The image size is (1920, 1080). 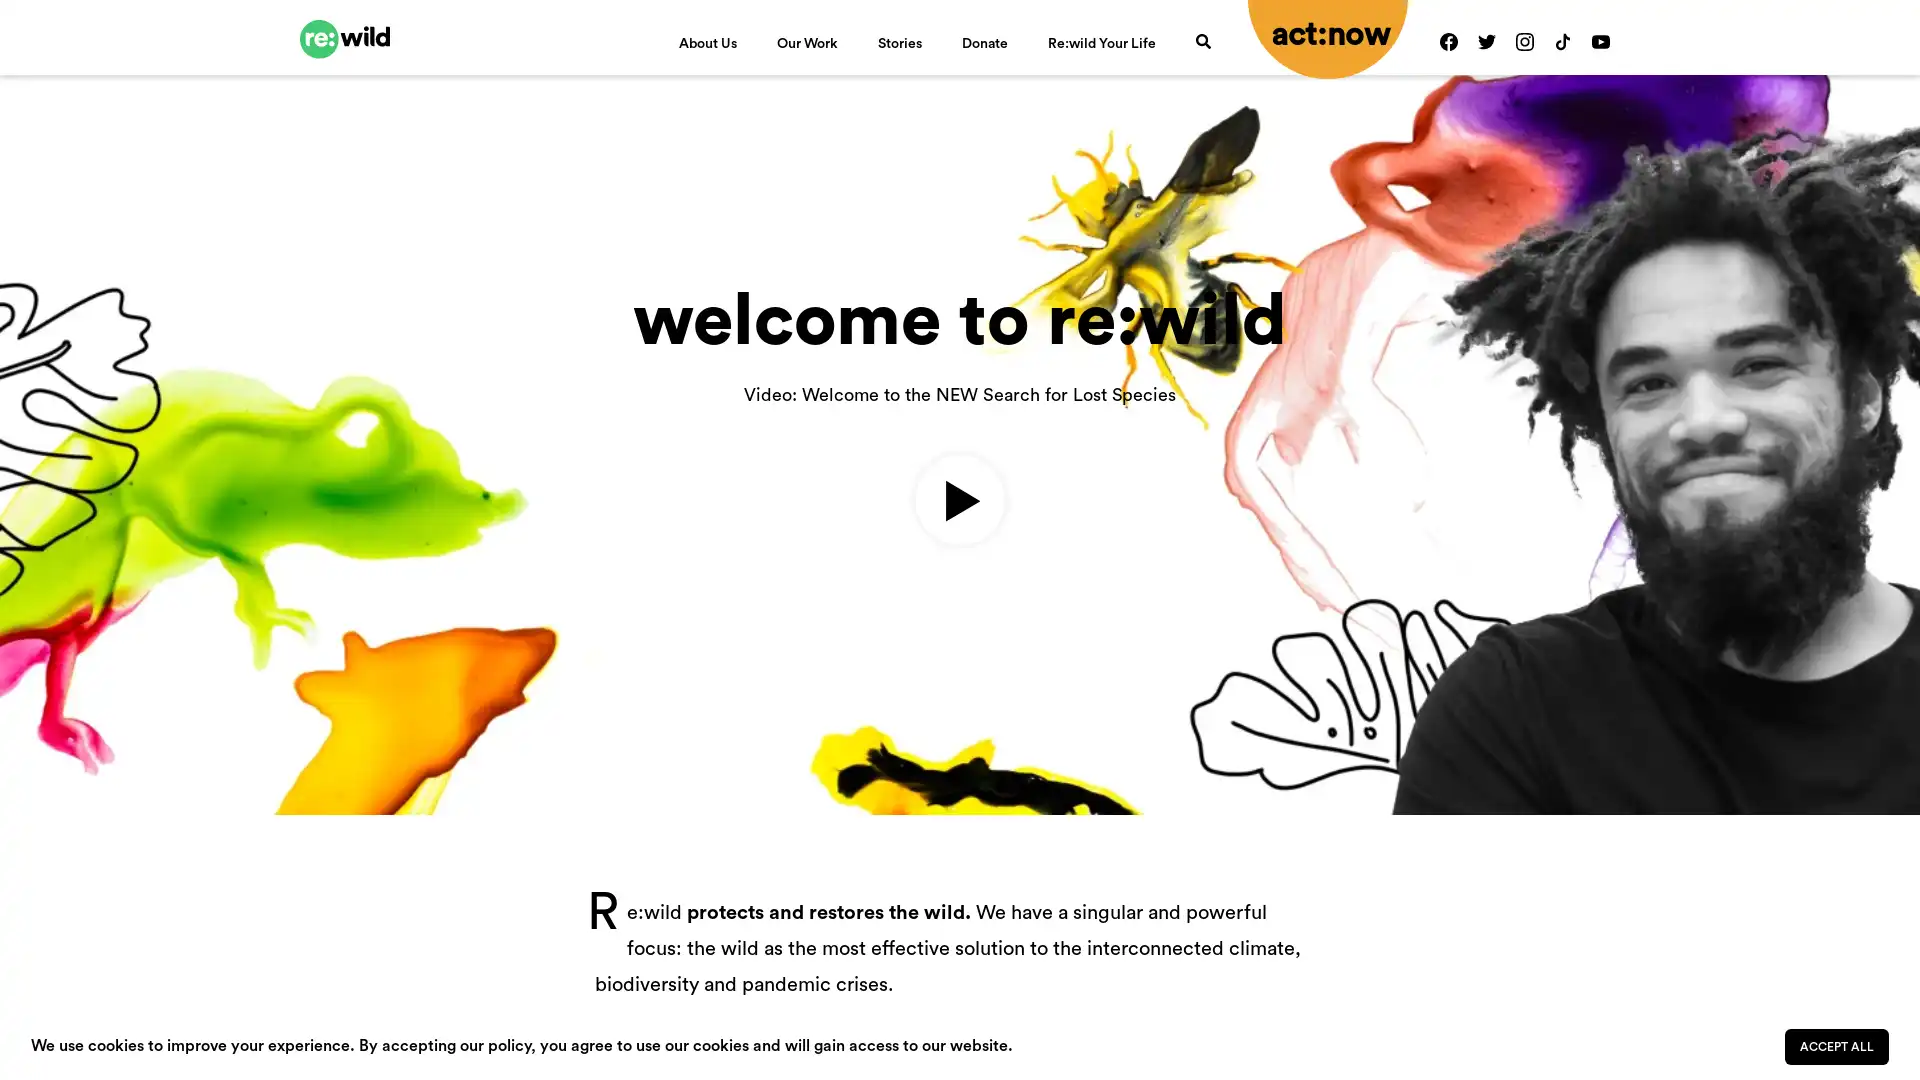 I want to click on Accept cookies, so click(x=1837, y=1045).